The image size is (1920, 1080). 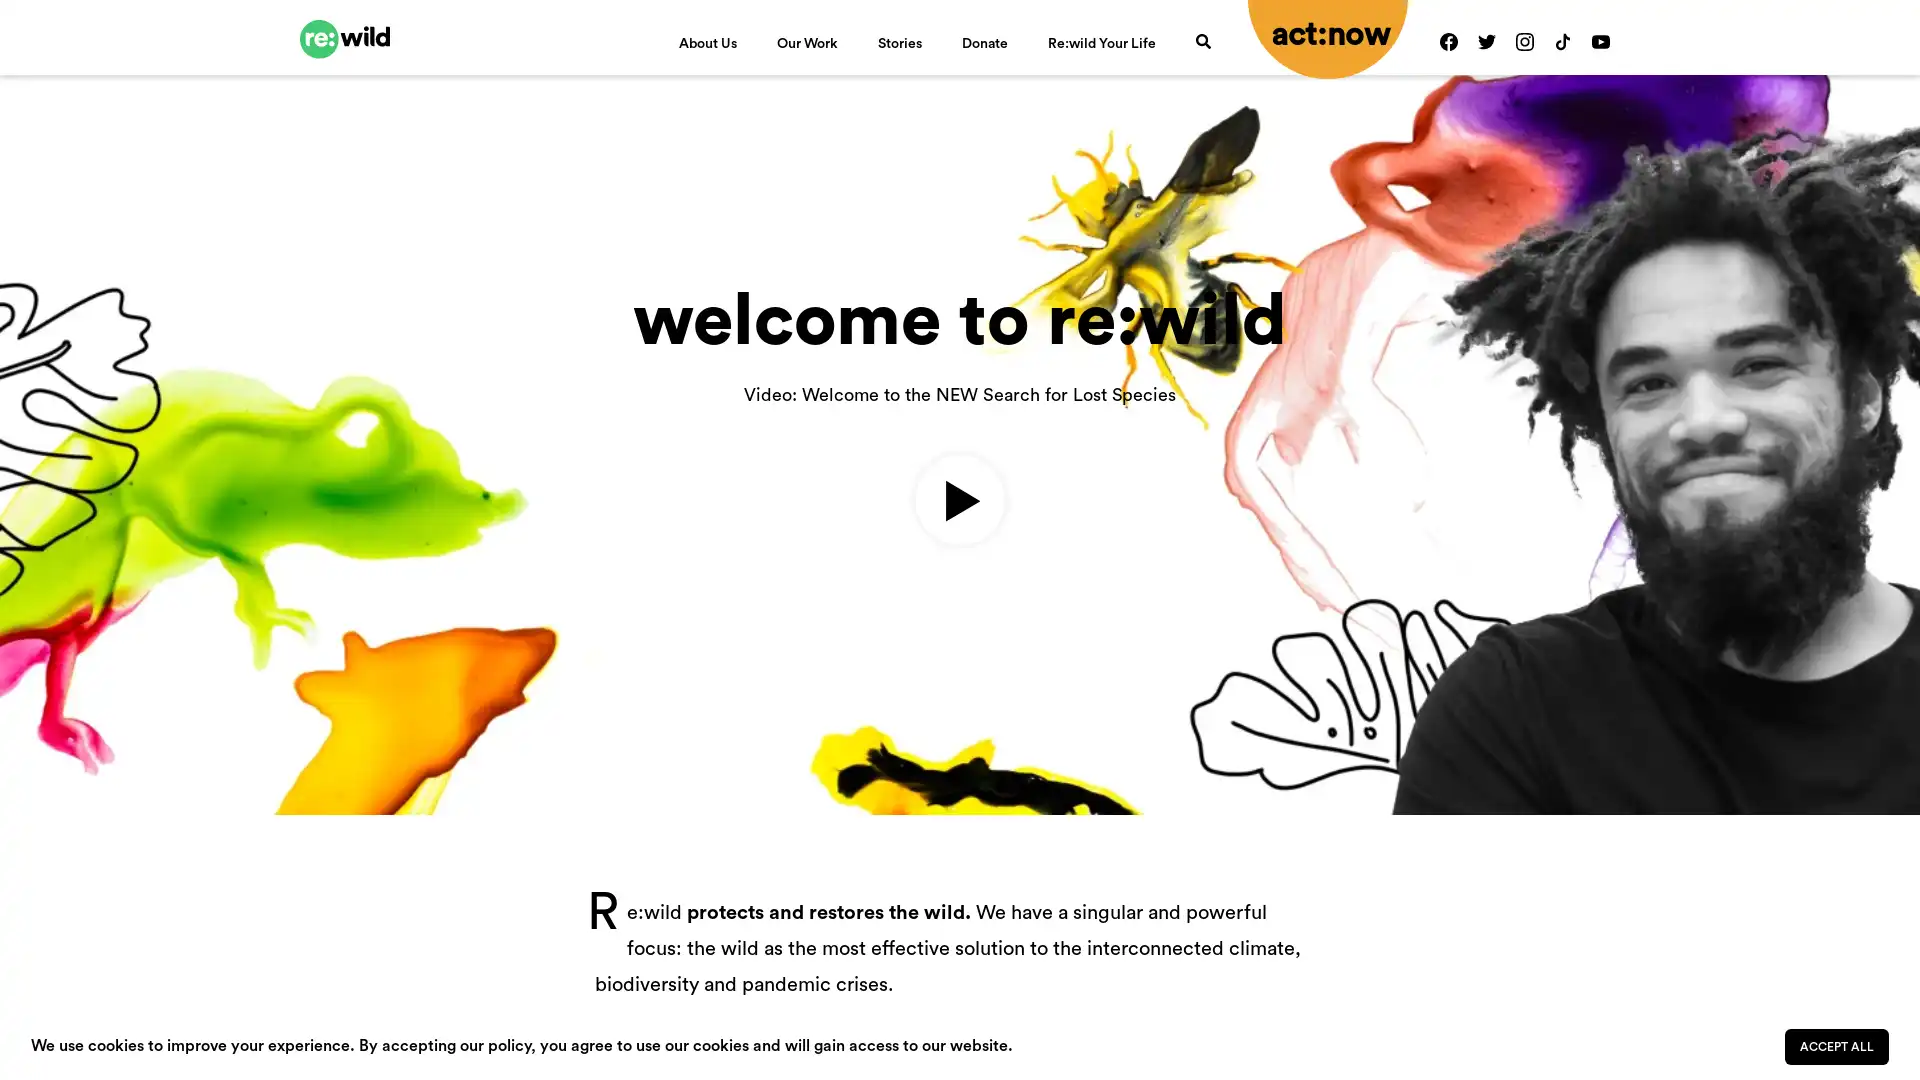 I want to click on Accept cookies, so click(x=1837, y=1045).